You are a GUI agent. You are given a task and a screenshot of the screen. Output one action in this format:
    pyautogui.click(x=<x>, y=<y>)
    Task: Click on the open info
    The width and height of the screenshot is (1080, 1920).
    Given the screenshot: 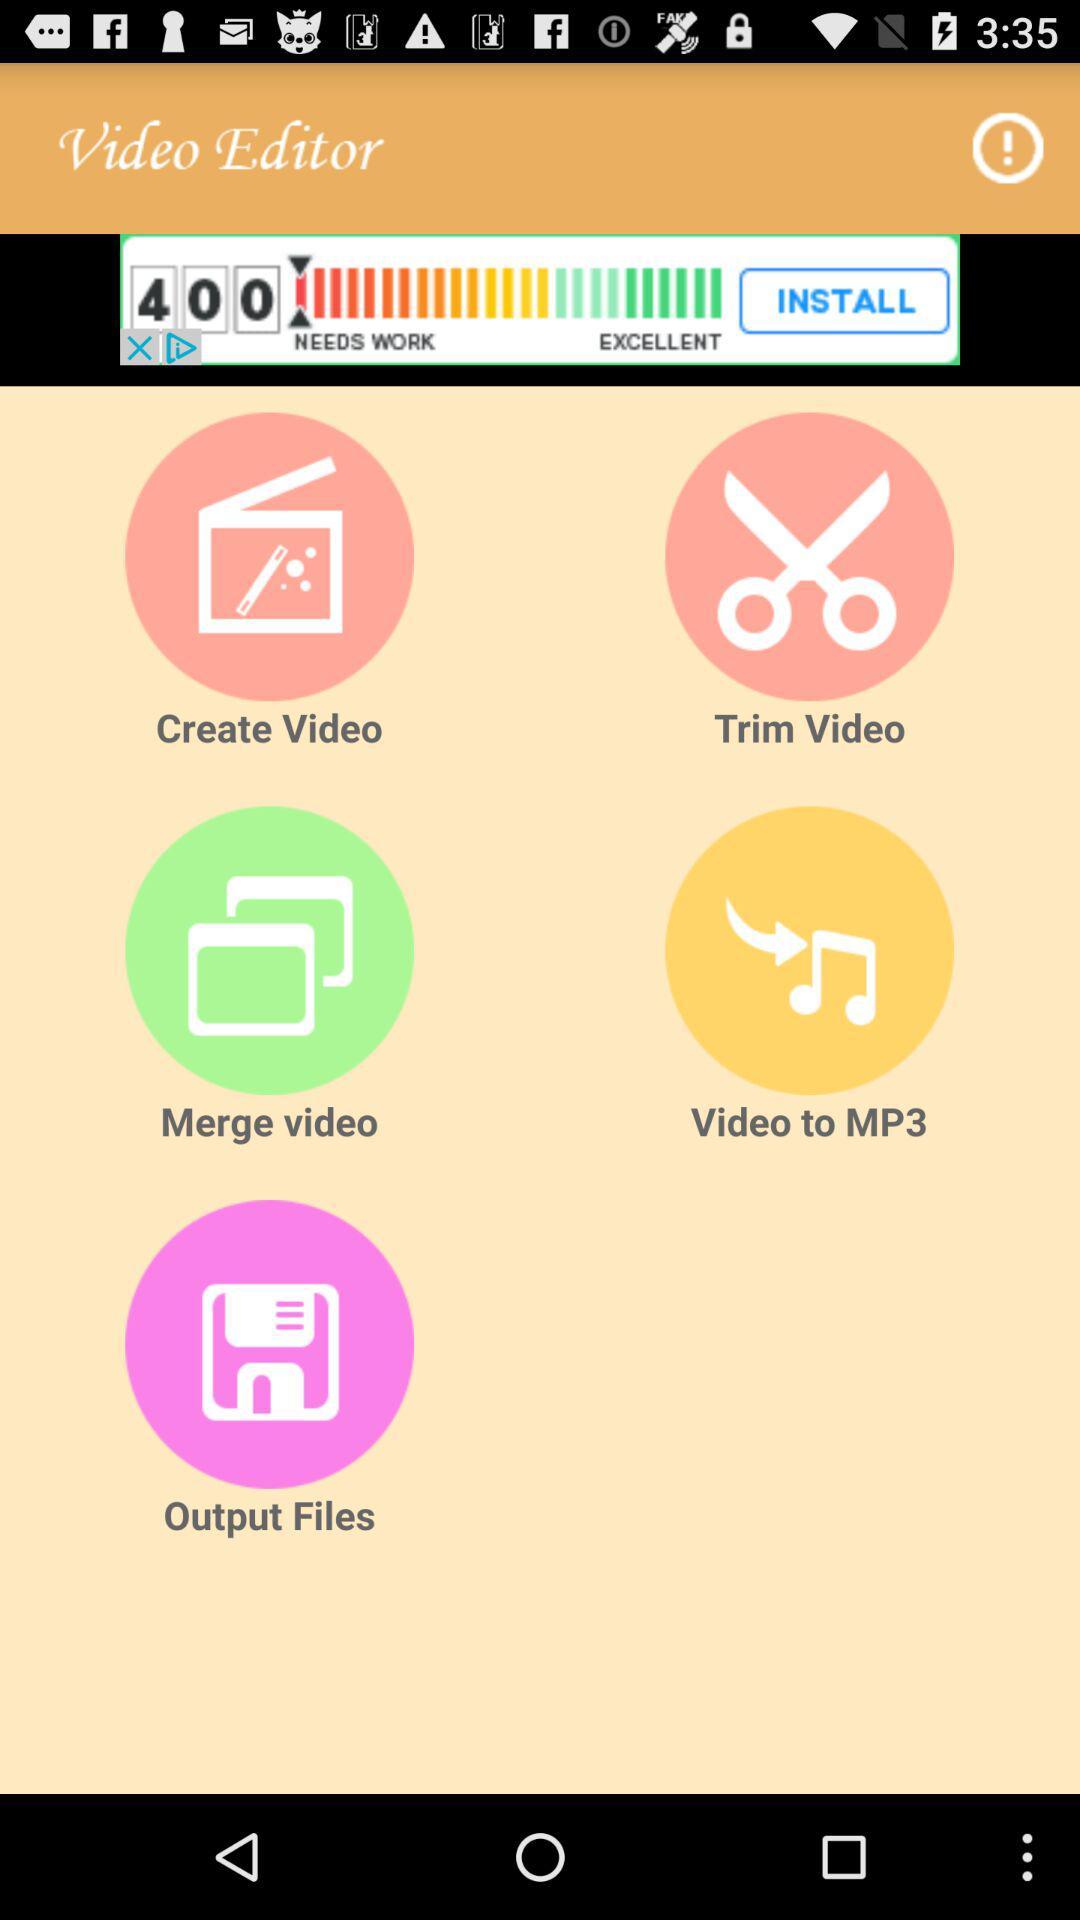 What is the action you would take?
    pyautogui.click(x=1009, y=147)
    